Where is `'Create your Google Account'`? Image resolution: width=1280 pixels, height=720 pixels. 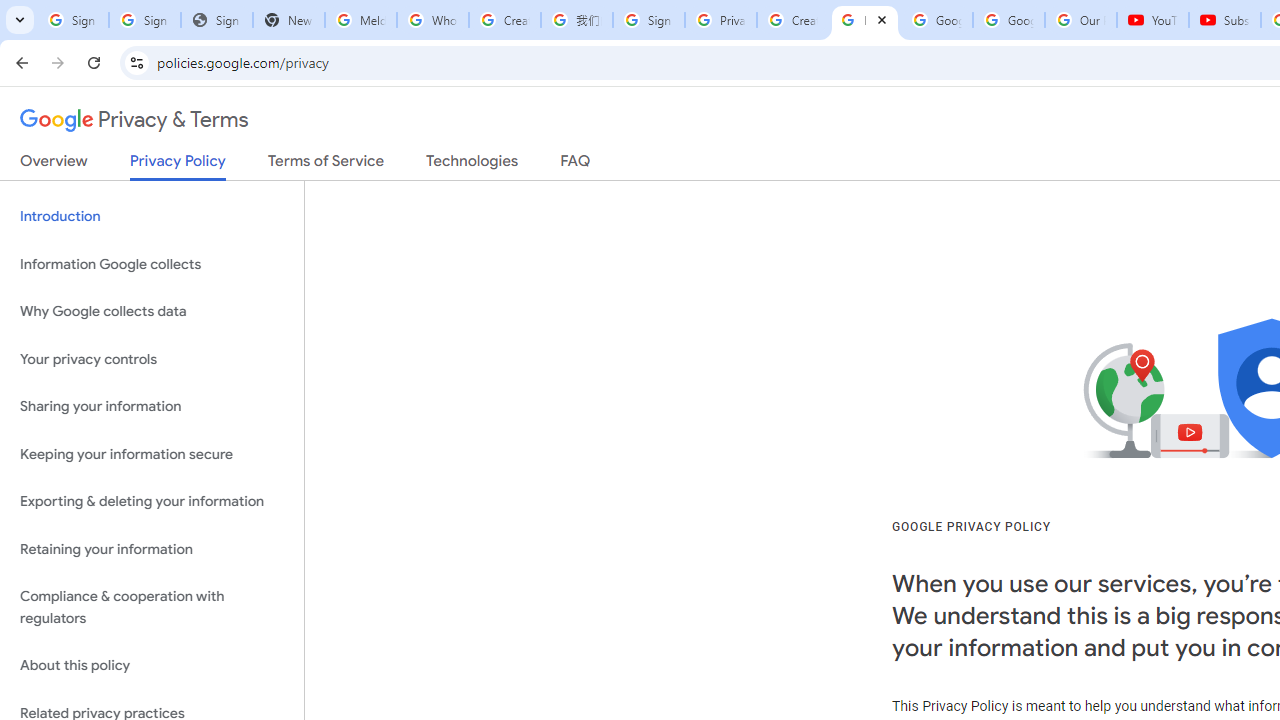 'Create your Google Account' is located at coordinates (791, 20).